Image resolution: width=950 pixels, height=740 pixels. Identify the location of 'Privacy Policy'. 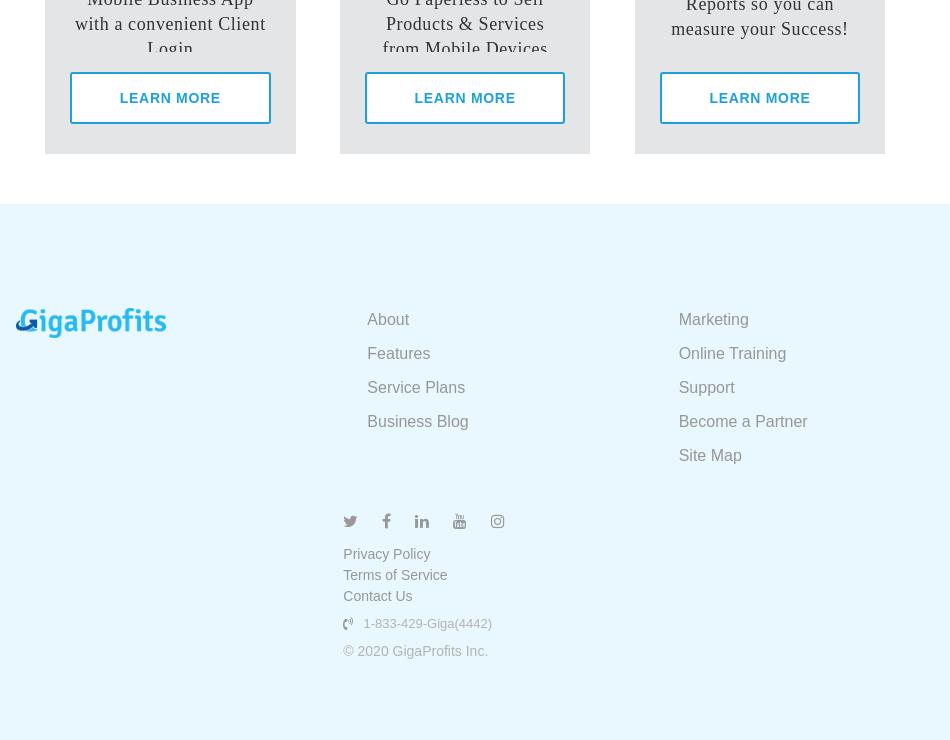
(385, 553).